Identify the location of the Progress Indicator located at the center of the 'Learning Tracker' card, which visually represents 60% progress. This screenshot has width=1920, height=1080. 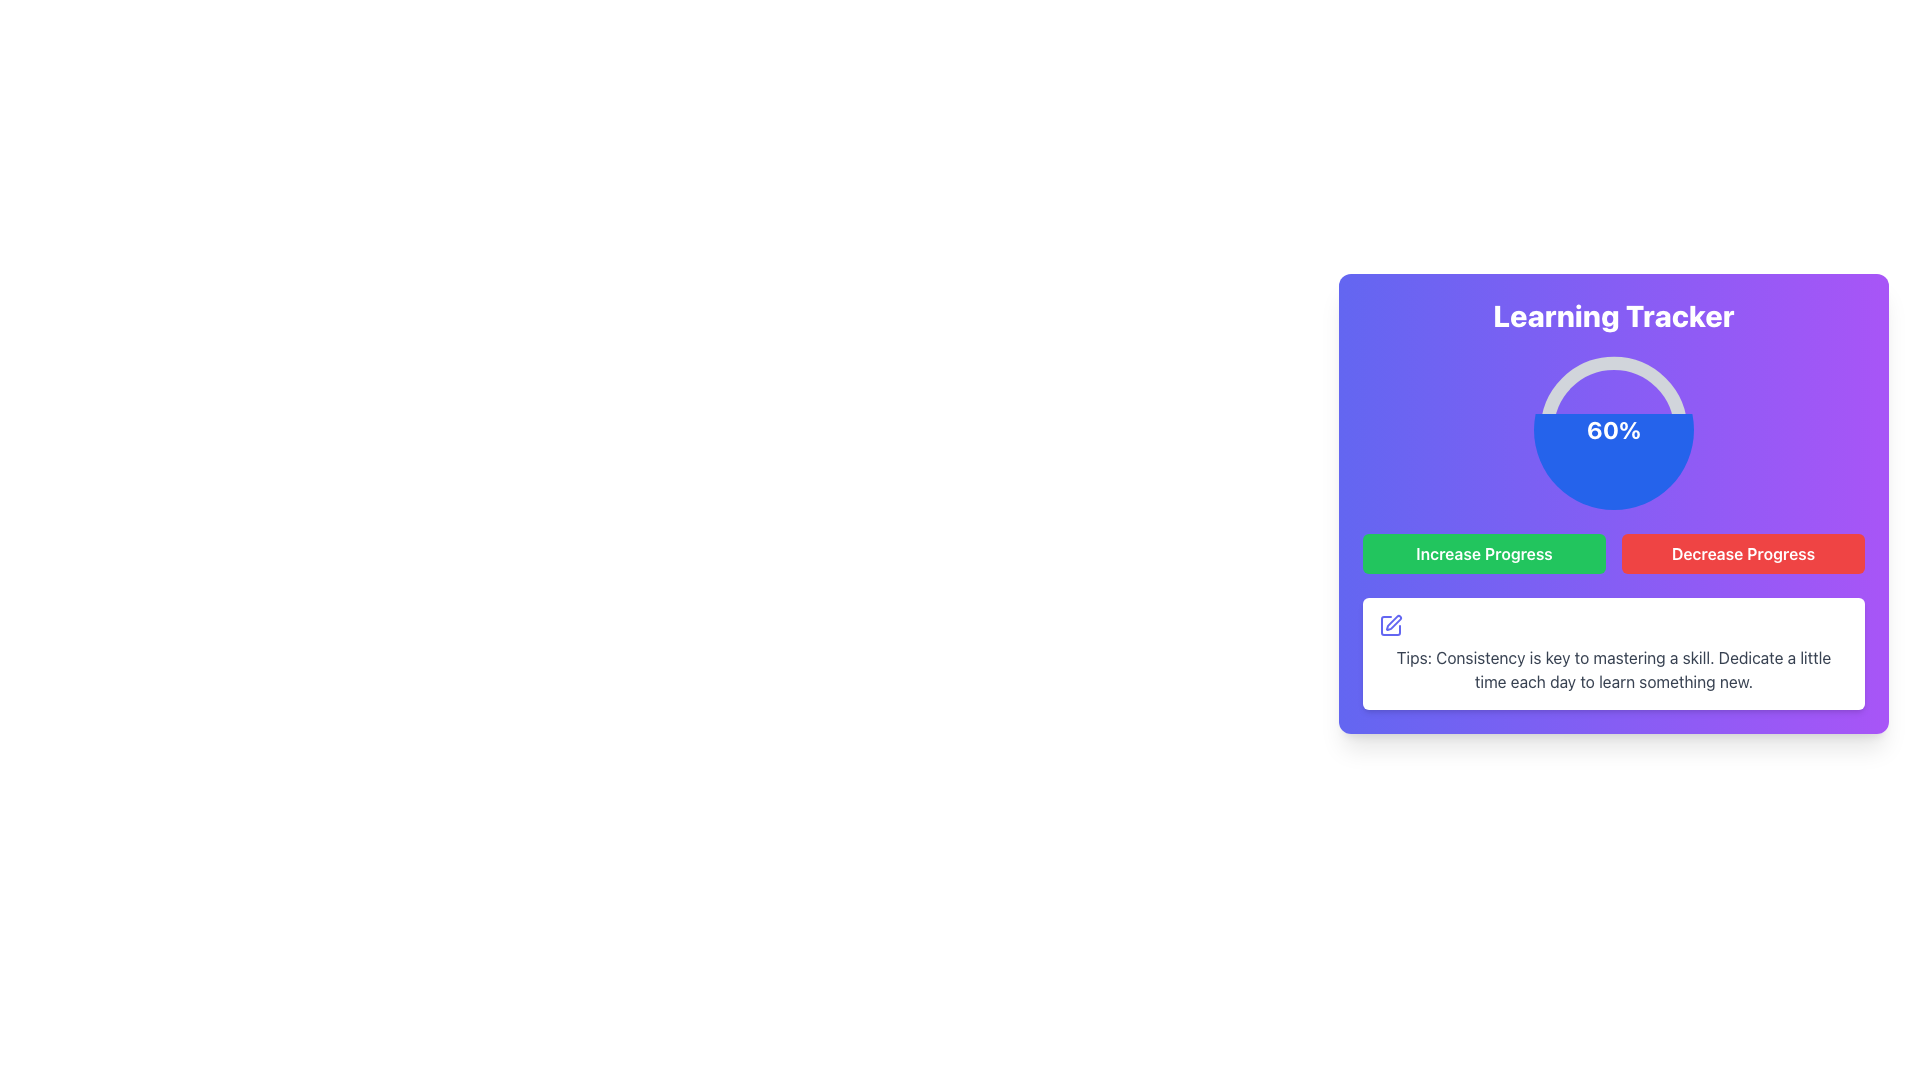
(1613, 428).